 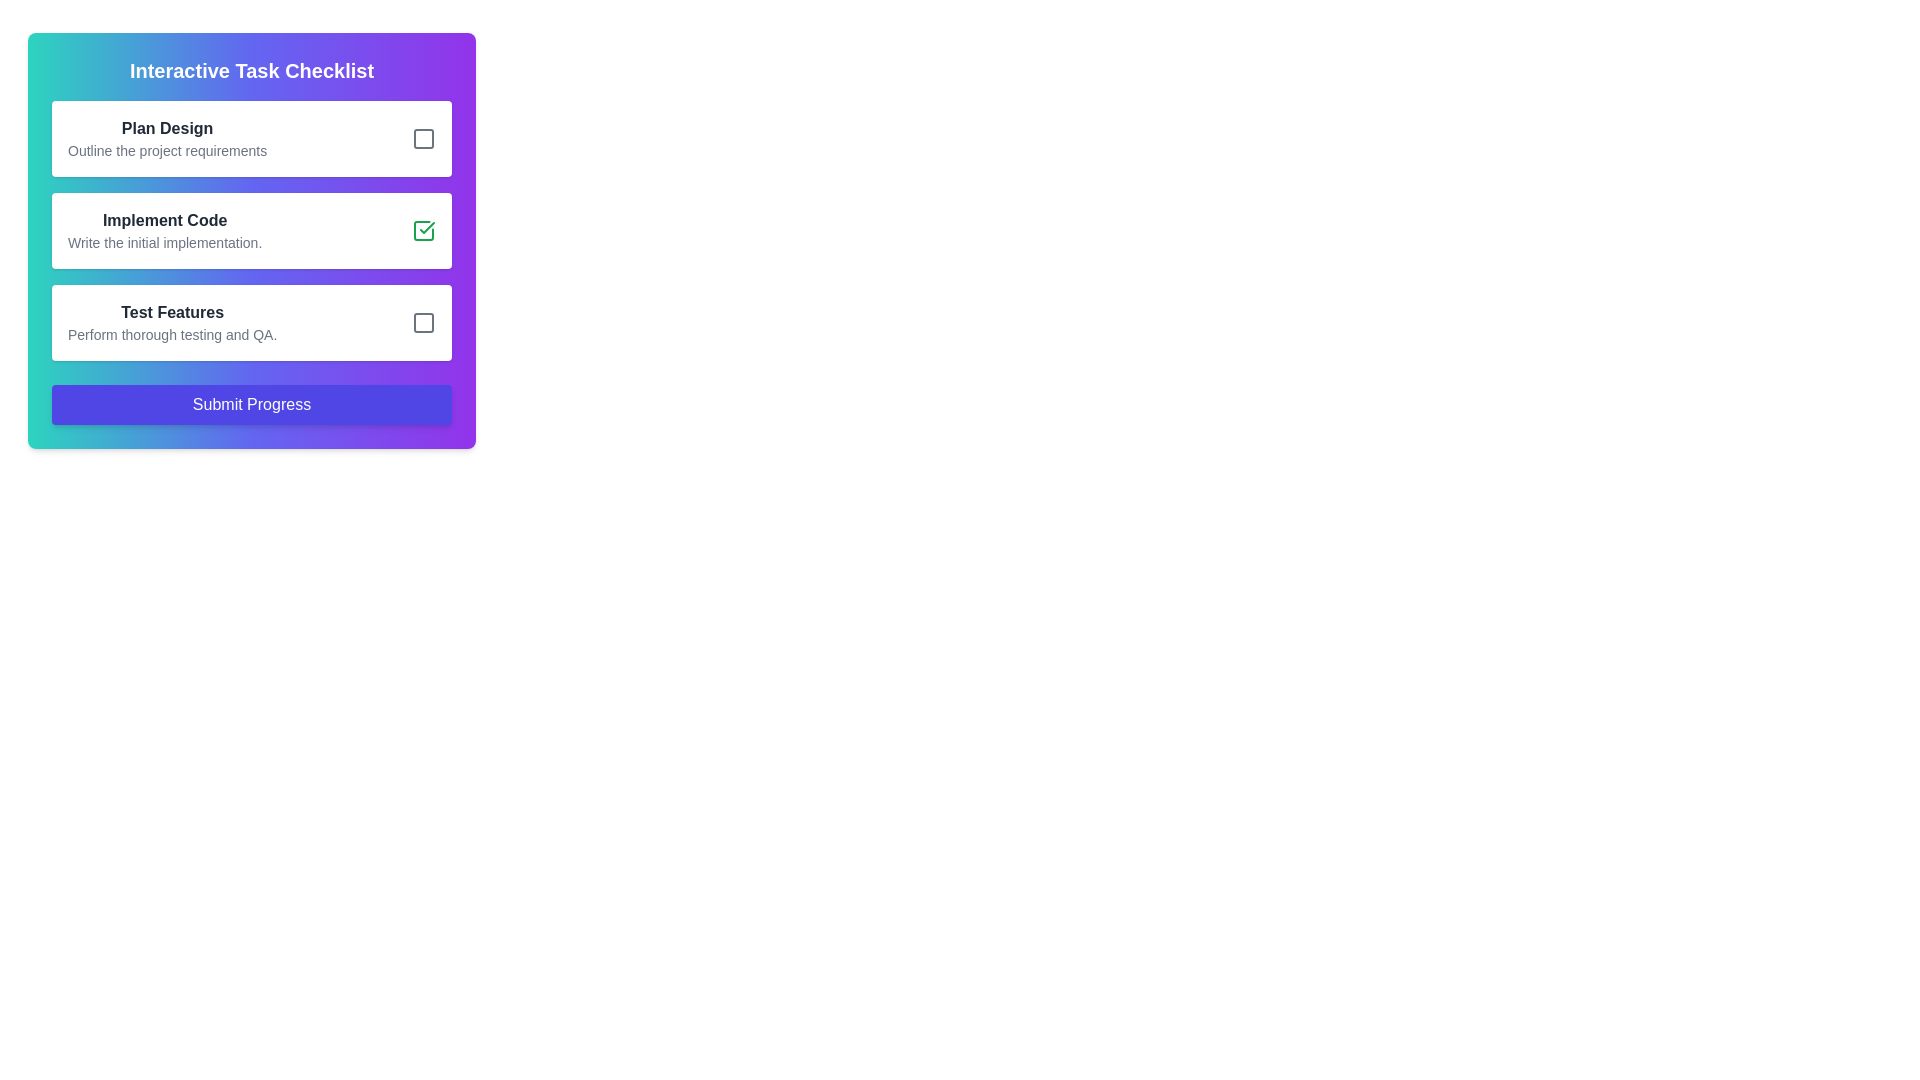 What do you see at coordinates (172, 312) in the screenshot?
I see `the Text label that serves as the title for the third task in the checklist, positioned above the description text 'Perform thorough testing and QA.' and aligned to the left of its associated checkbox` at bounding box center [172, 312].